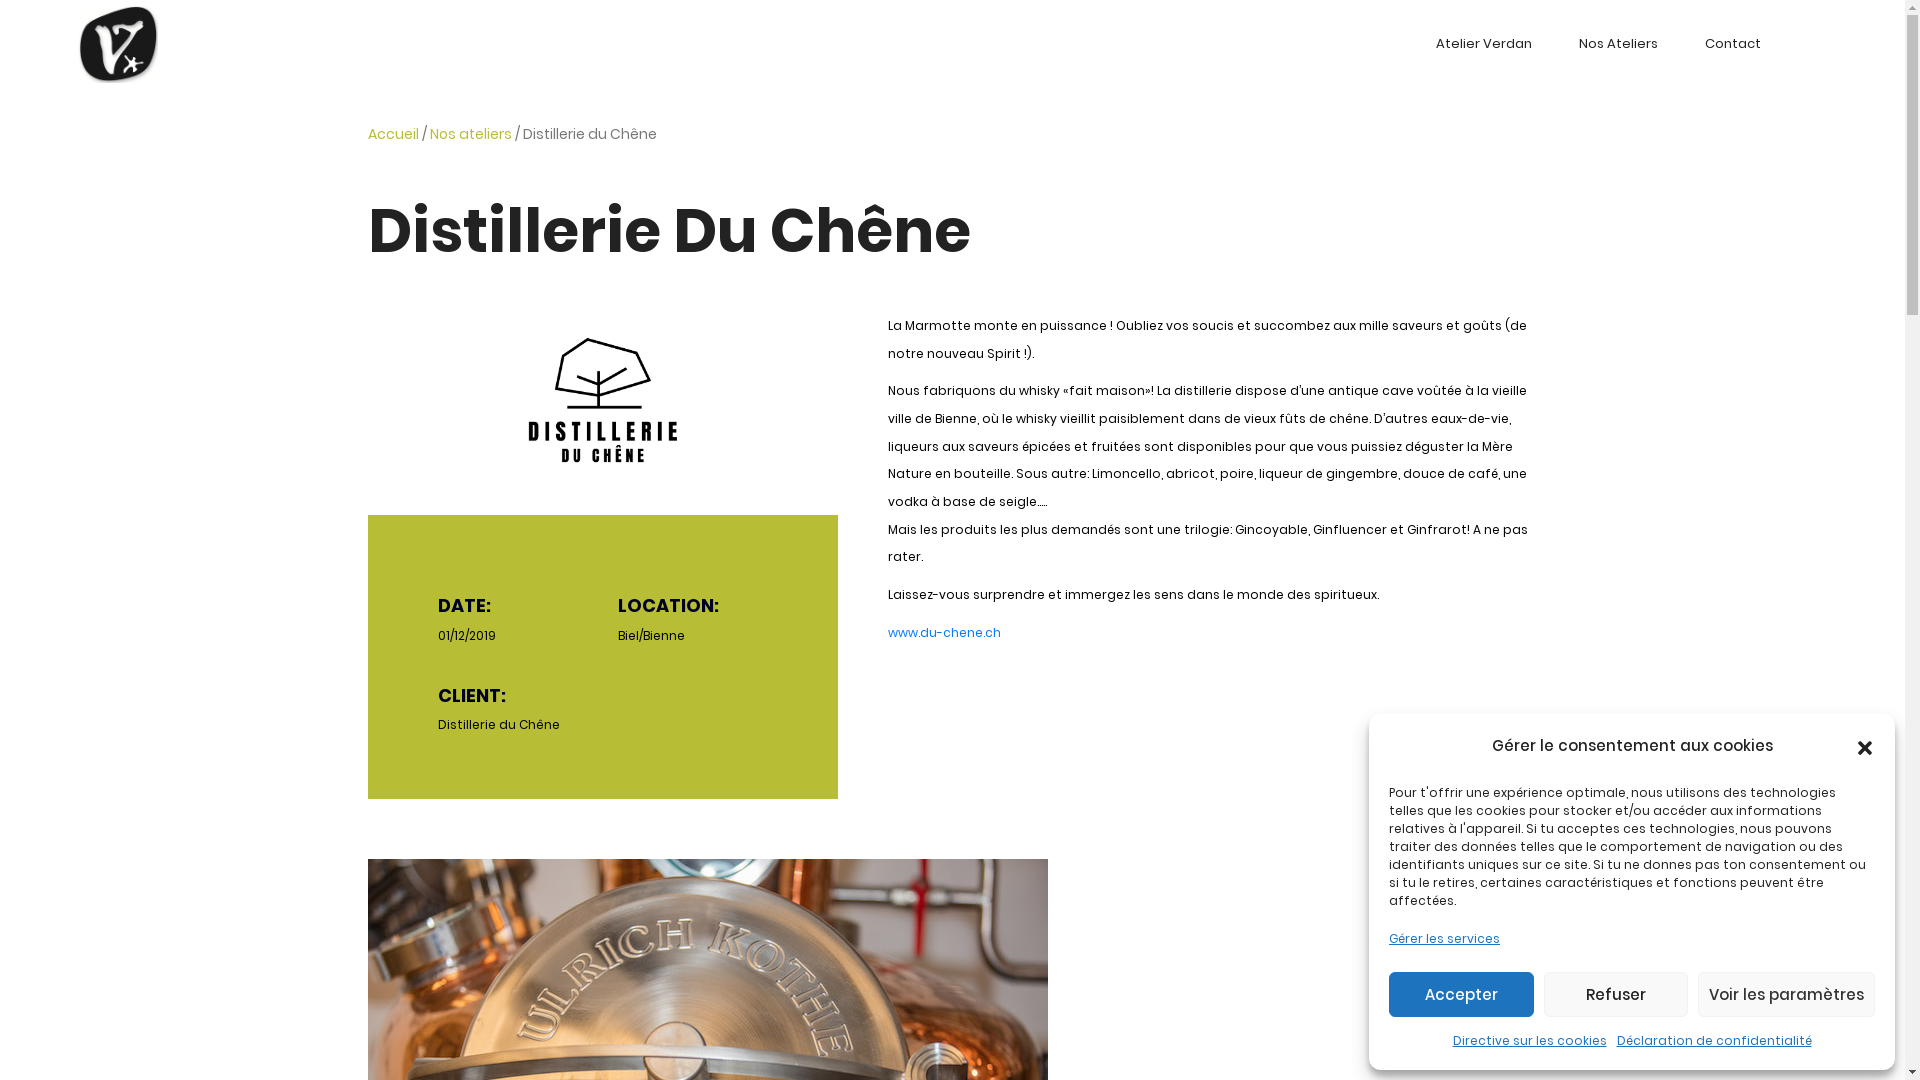  Describe the element at coordinates (1528, 1040) in the screenshot. I see `'Directive sur les cookies'` at that location.